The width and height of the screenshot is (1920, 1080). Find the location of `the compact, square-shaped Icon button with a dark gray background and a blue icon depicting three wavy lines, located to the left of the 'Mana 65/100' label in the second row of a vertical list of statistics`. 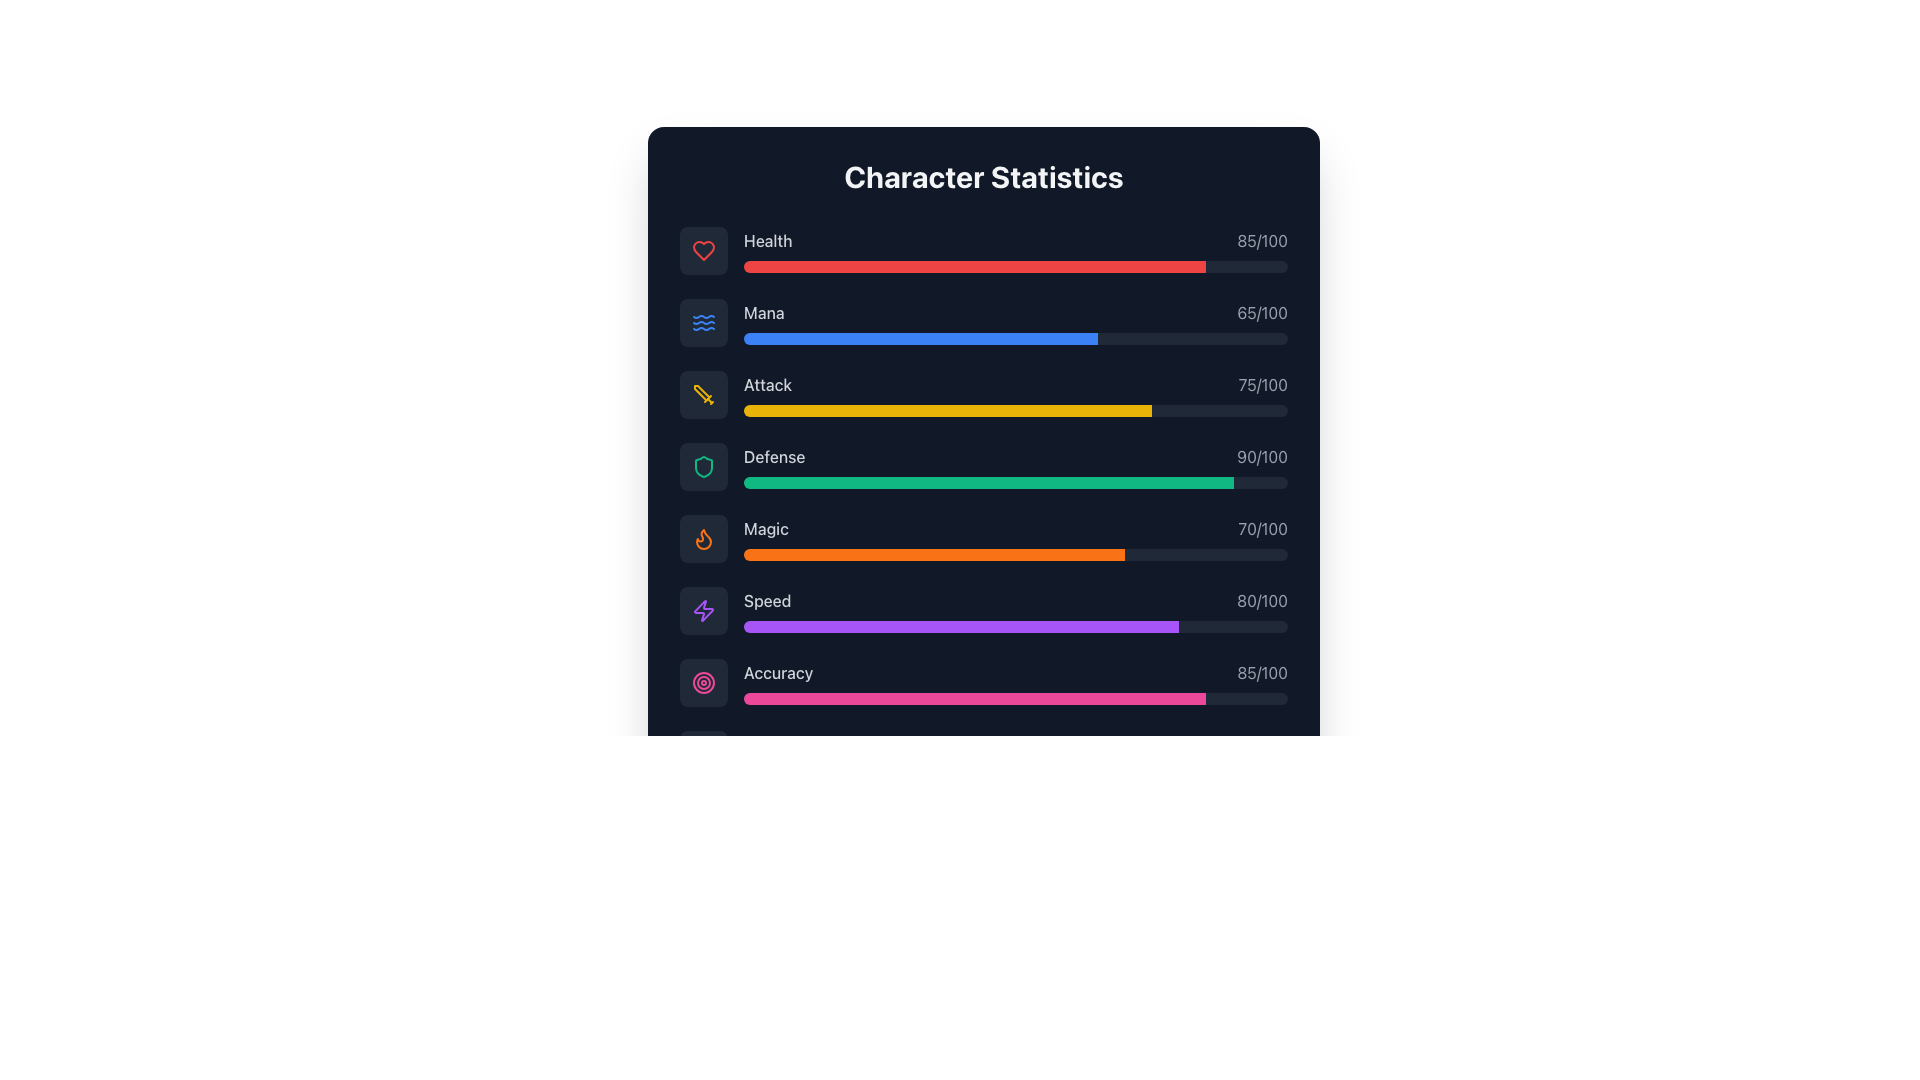

the compact, square-shaped Icon button with a dark gray background and a blue icon depicting three wavy lines, located to the left of the 'Mana 65/100' label in the second row of a vertical list of statistics is located at coordinates (704, 322).